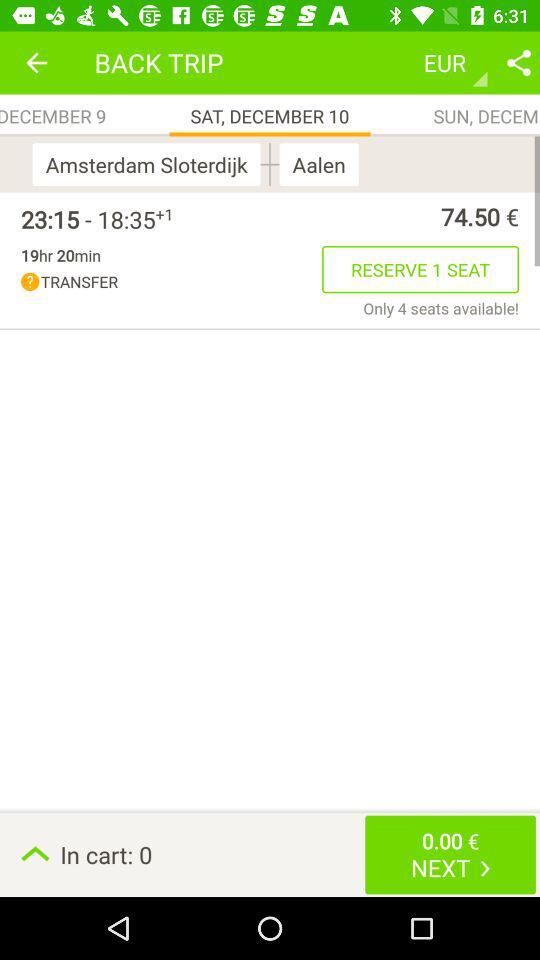  What do you see at coordinates (441, 308) in the screenshot?
I see `item below the reserve 1 seat icon` at bounding box center [441, 308].